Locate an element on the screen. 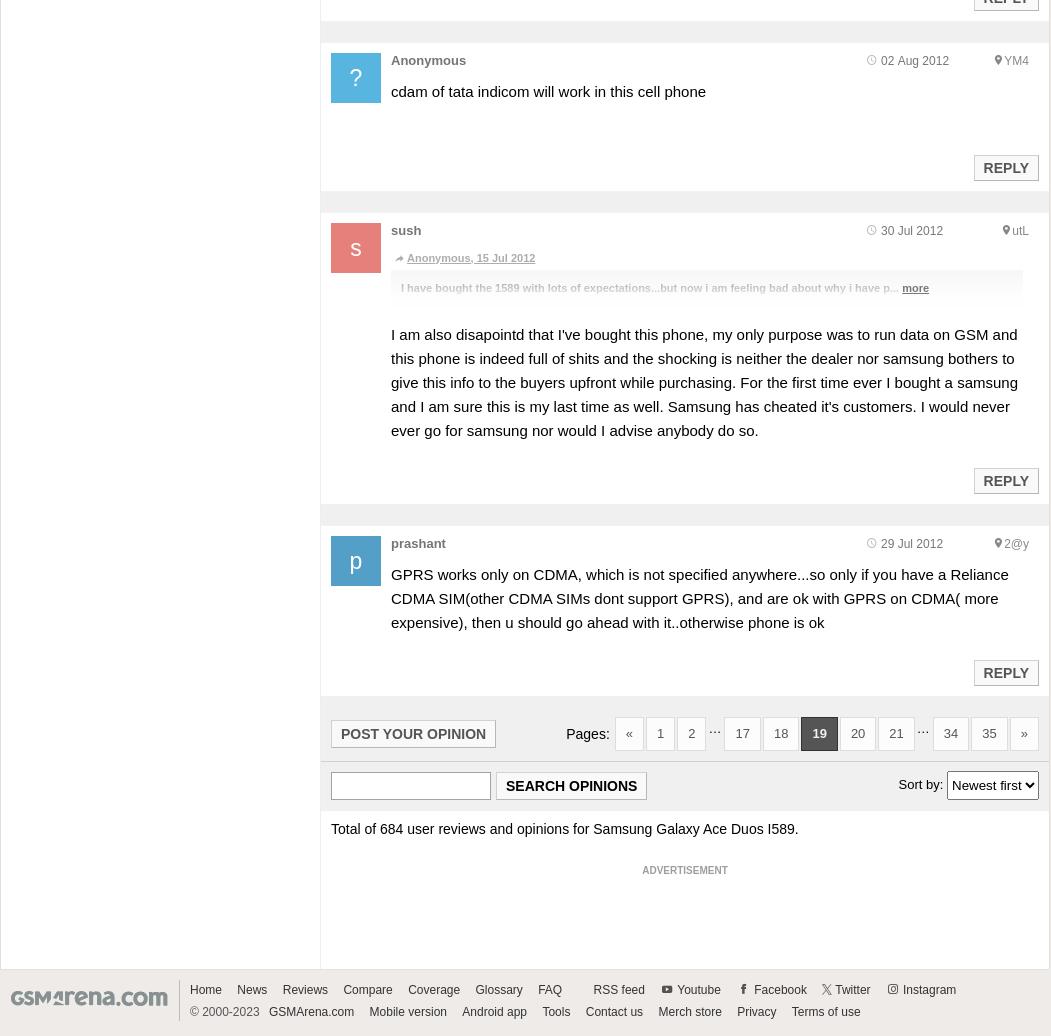  'Sort by:' is located at coordinates (922, 783).